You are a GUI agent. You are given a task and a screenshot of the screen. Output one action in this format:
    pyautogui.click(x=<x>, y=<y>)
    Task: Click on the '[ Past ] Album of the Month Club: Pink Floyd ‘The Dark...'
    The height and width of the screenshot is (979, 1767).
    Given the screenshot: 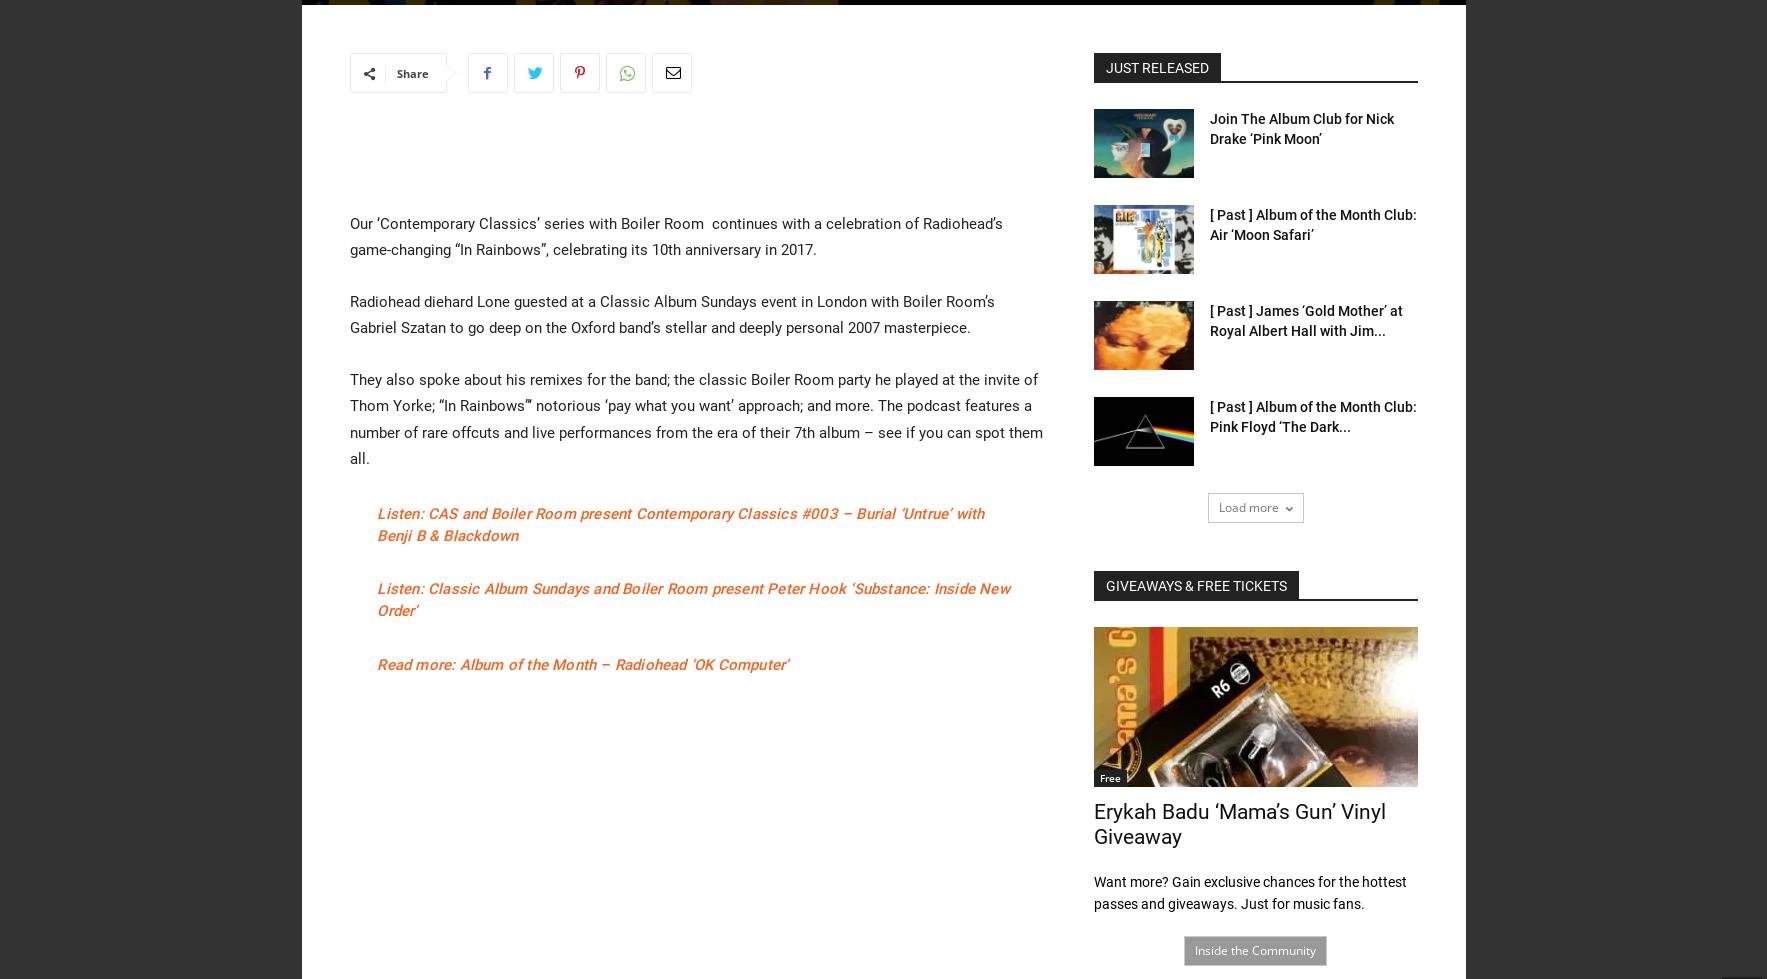 What is the action you would take?
    pyautogui.click(x=1207, y=416)
    